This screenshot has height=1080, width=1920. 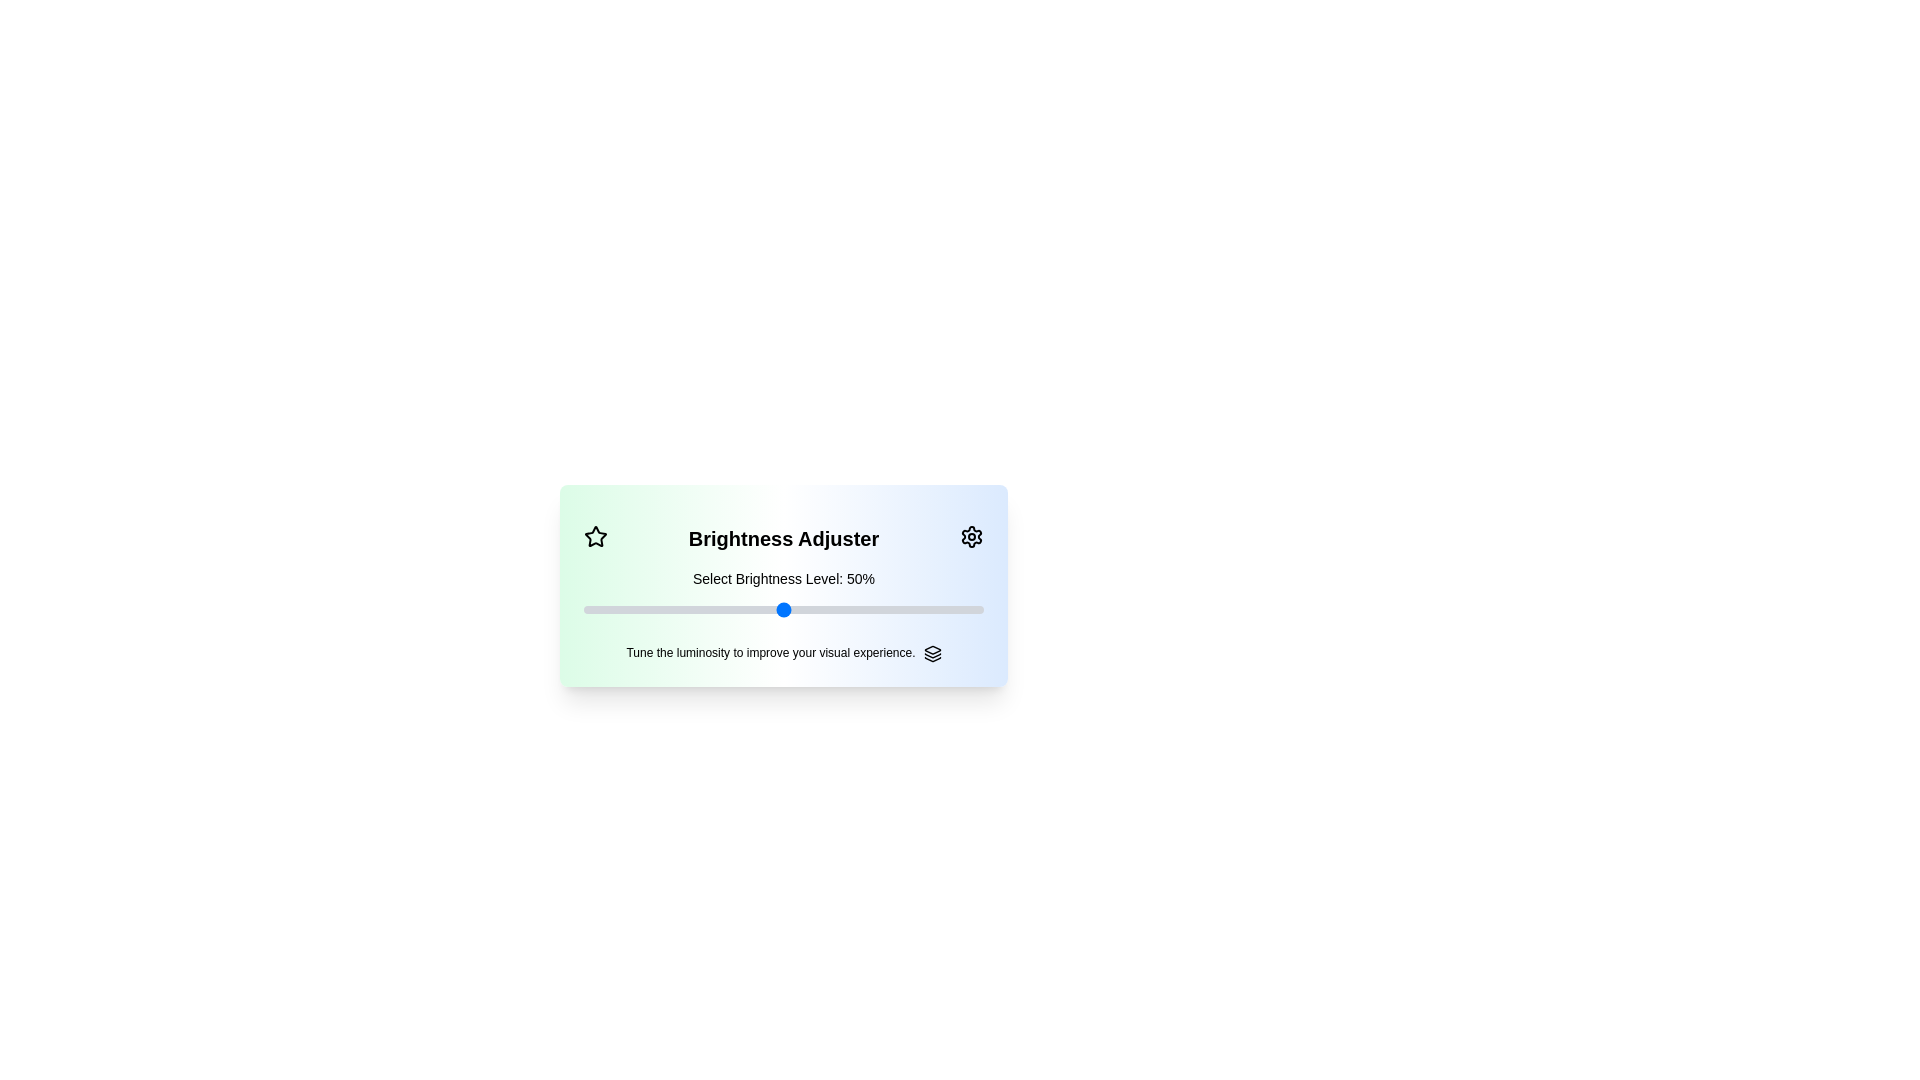 What do you see at coordinates (960, 608) in the screenshot?
I see `the brightness level to 94% by moving the slider` at bounding box center [960, 608].